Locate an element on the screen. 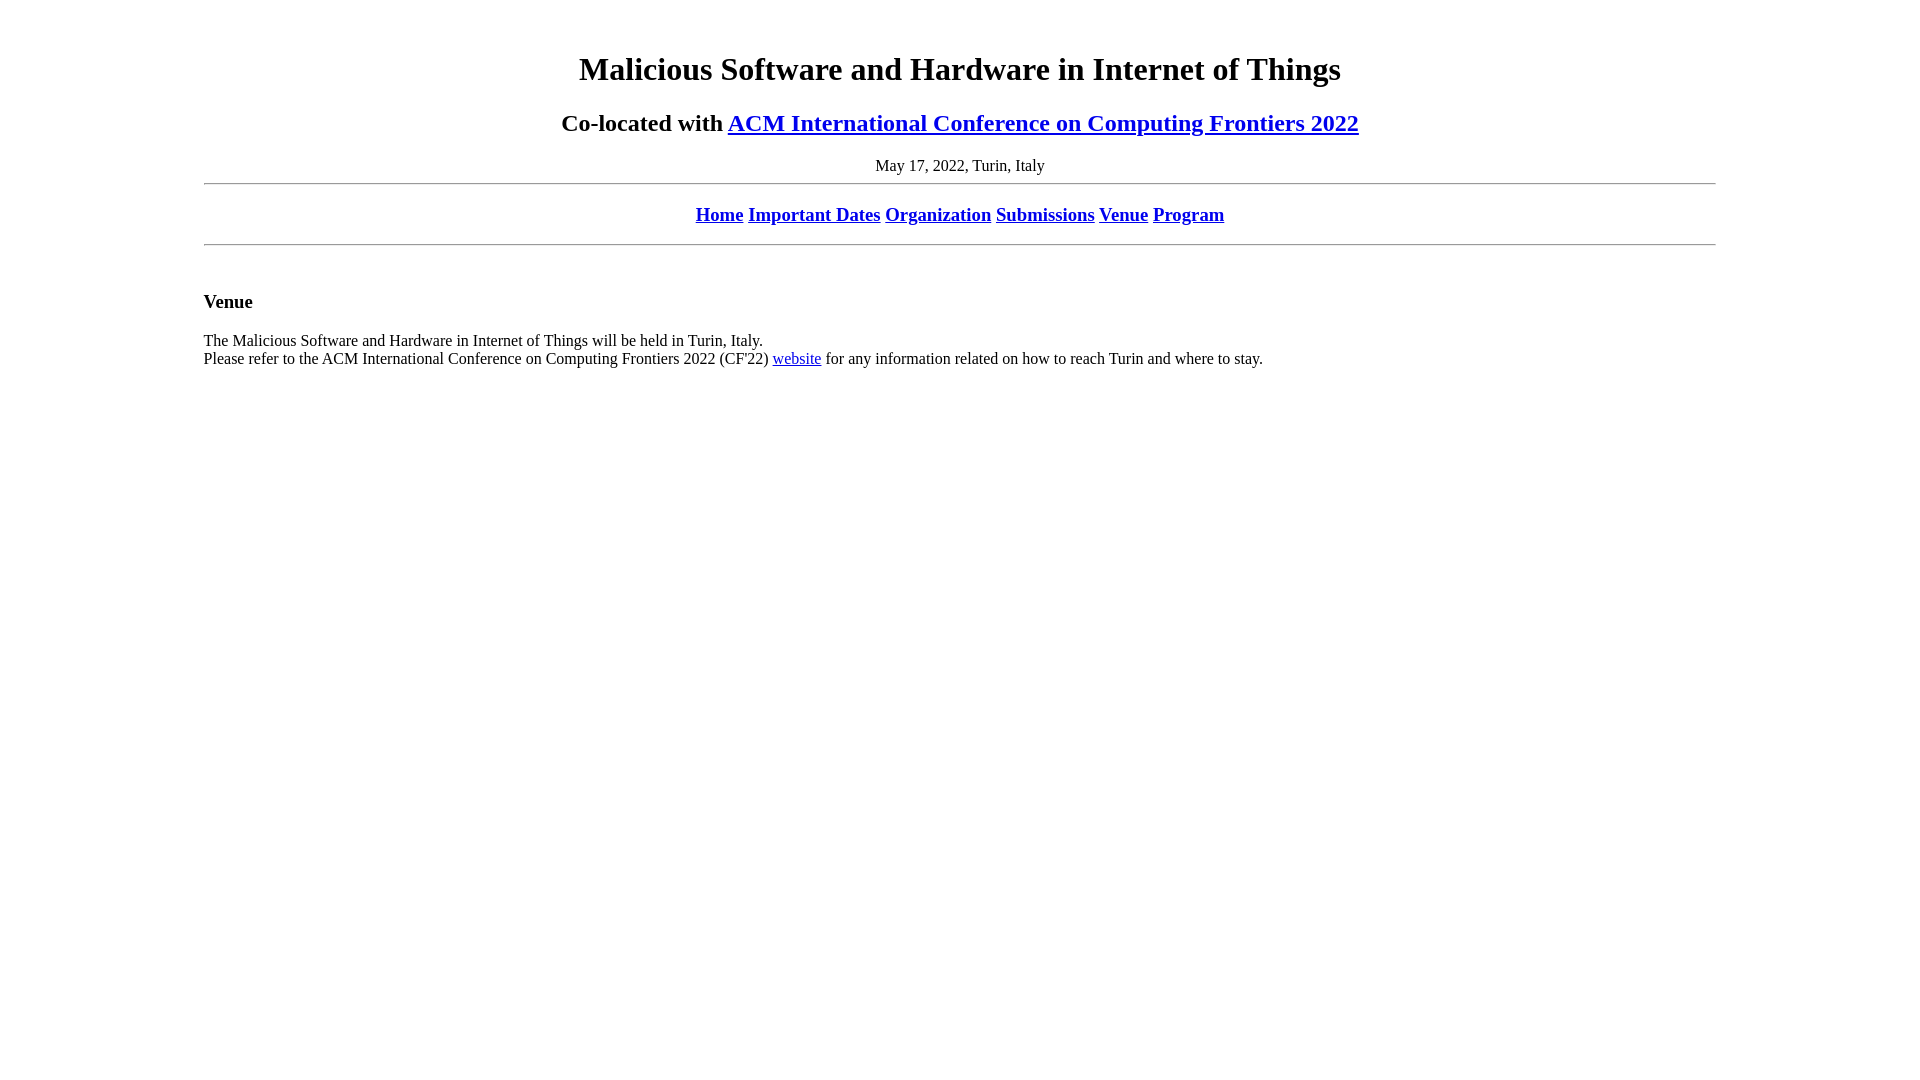 The width and height of the screenshot is (1920, 1080). 'Home' is located at coordinates (720, 214).